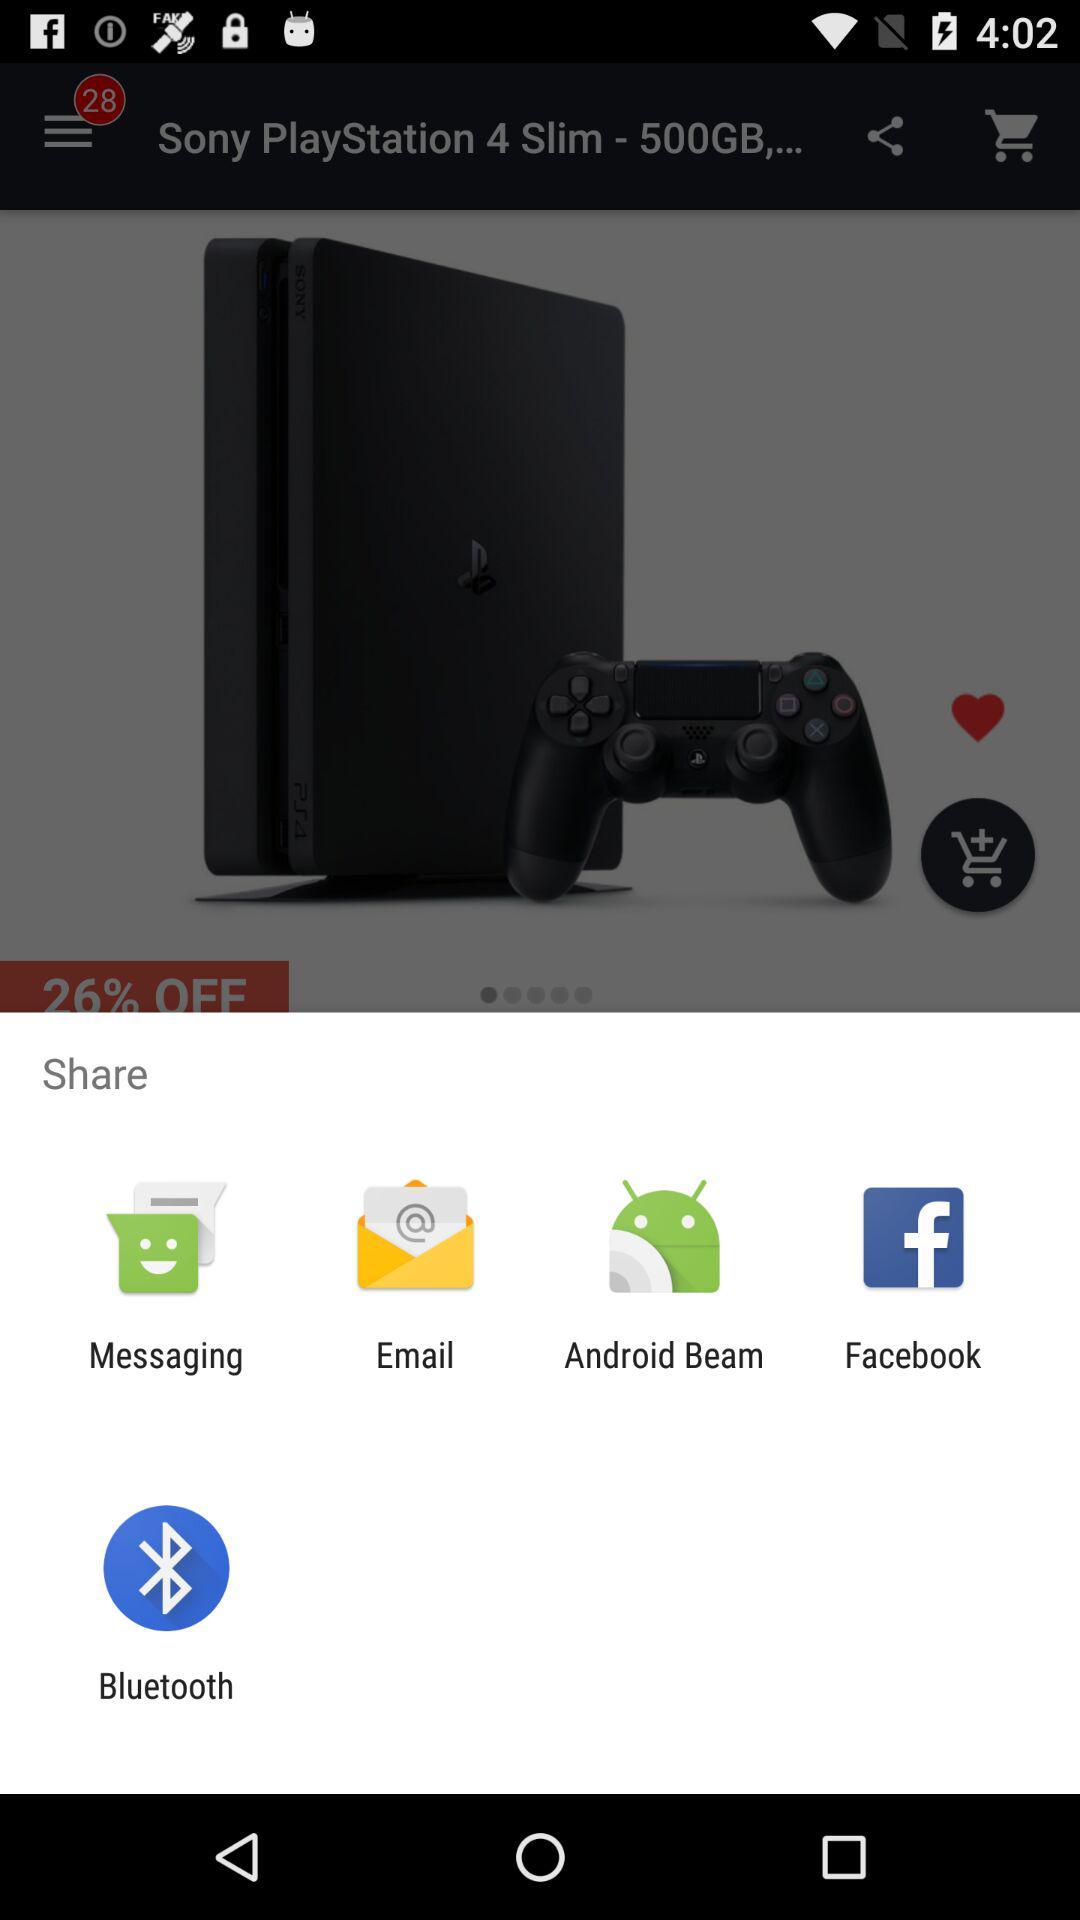 The image size is (1080, 1920). What do you see at coordinates (664, 1374) in the screenshot?
I see `the android beam` at bounding box center [664, 1374].